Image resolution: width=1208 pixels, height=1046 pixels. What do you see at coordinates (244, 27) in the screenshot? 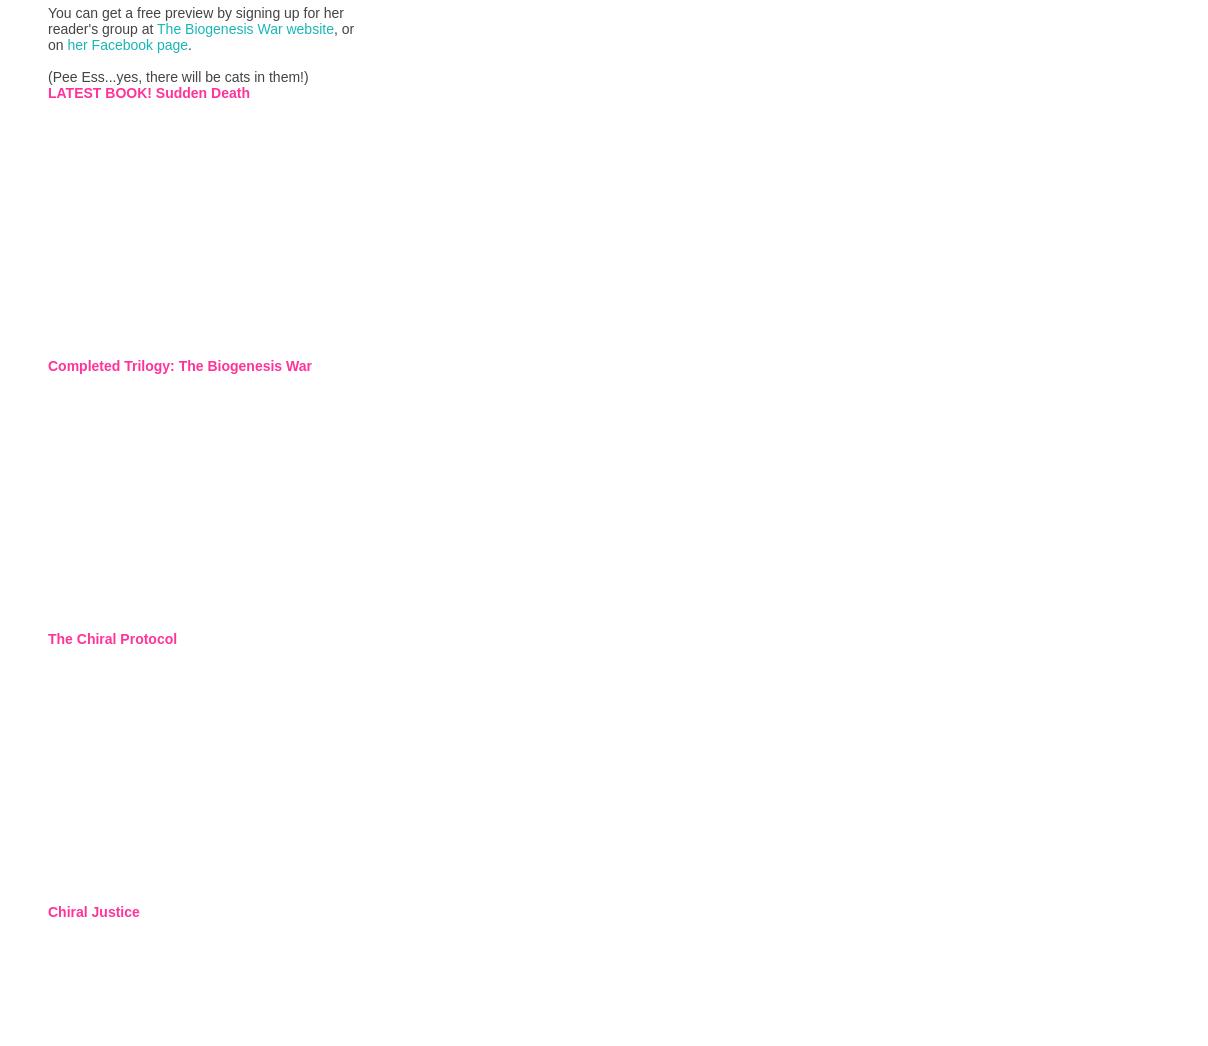
I see `'The Biogenesis War website'` at bounding box center [244, 27].